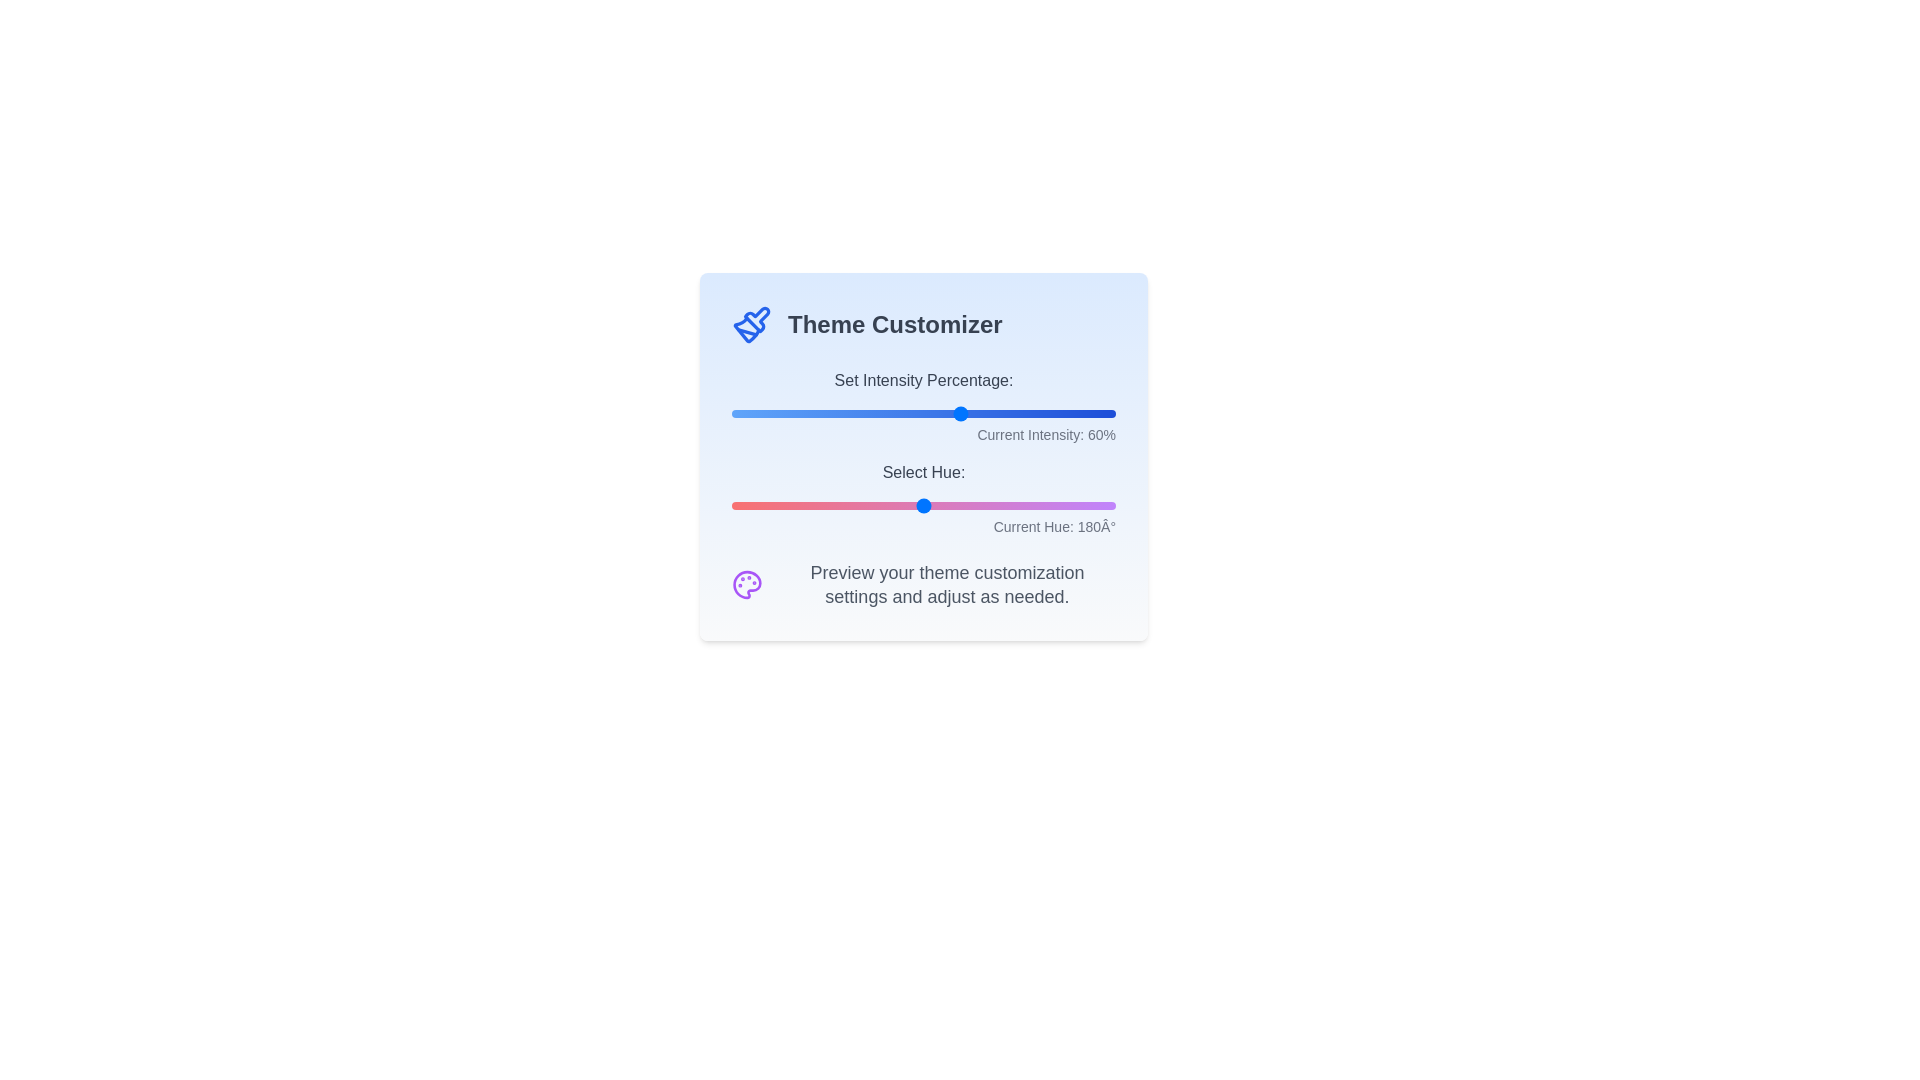 This screenshot has width=1920, height=1080. Describe the element at coordinates (979, 504) in the screenshot. I see `the 'Select Hue' slider to 232 degrees` at that location.